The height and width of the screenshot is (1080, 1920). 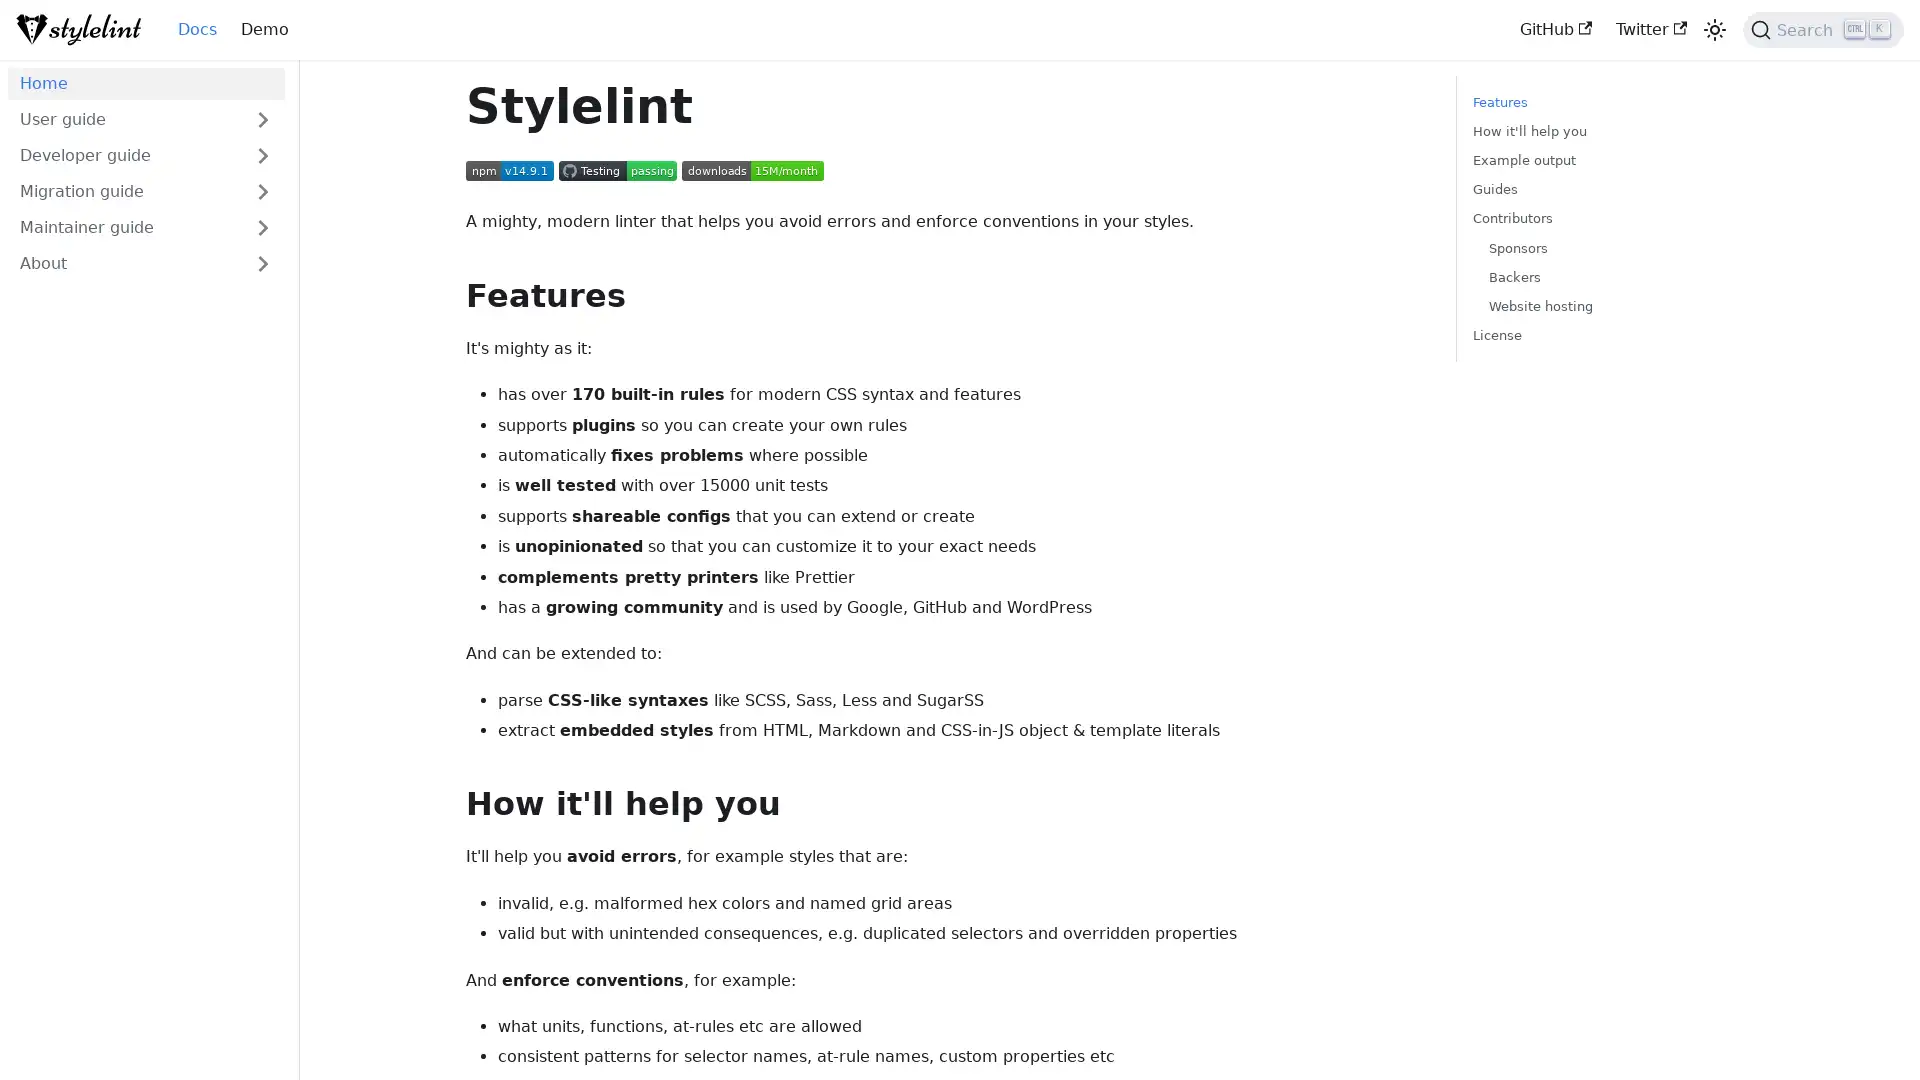 What do you see at coordinates (1713, 30) in the screenshot?
I see `Switch between dark and light mode (currently light mode)` at bounding box center [1713, 30].